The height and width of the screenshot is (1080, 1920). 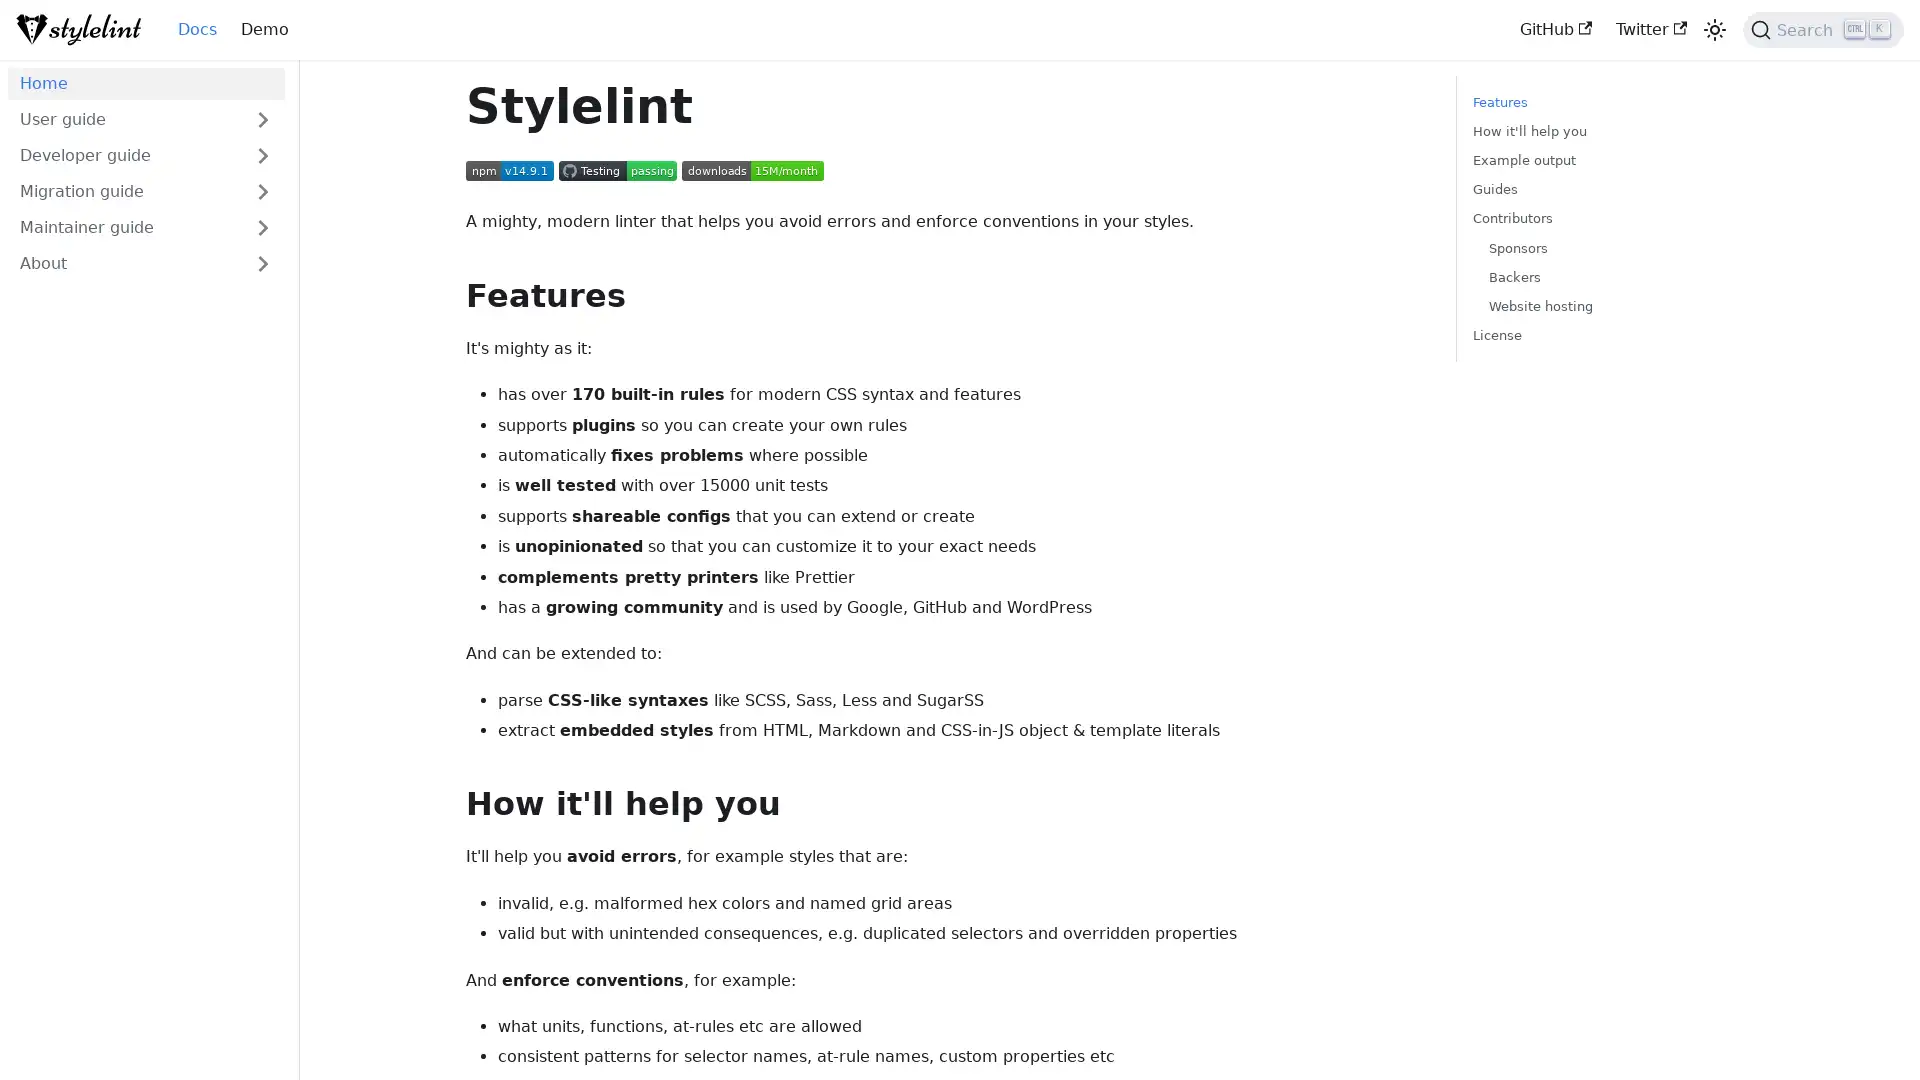 What do you see at coordinates (1713, 30) in the screenshot?
I see `Switch between dark and light mode (currently light mode)` at bounding box center [1713, 30].